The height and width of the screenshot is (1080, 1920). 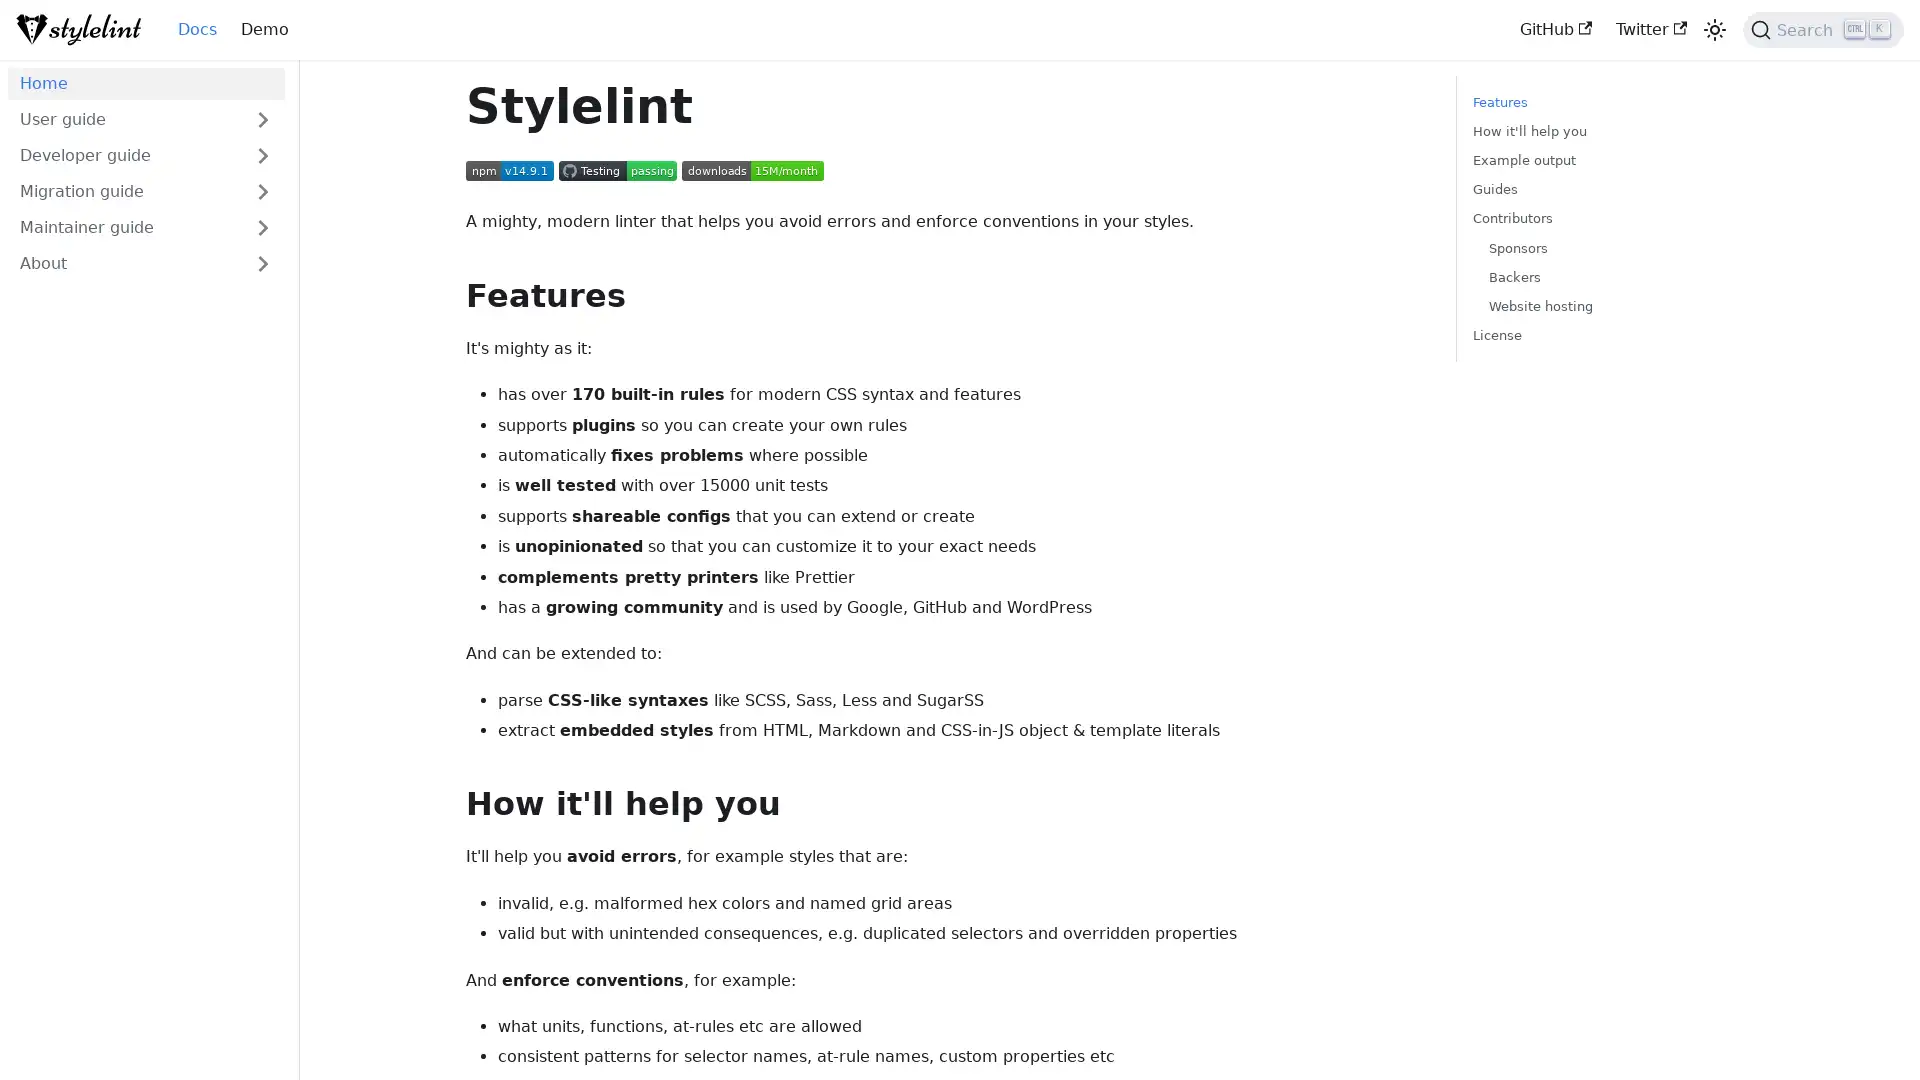 What do you see at coordinates (1713, 30) in the screenshot?
I see `Switch between dark and light mode (currently light mode)` at bounding box center [1713, 30].